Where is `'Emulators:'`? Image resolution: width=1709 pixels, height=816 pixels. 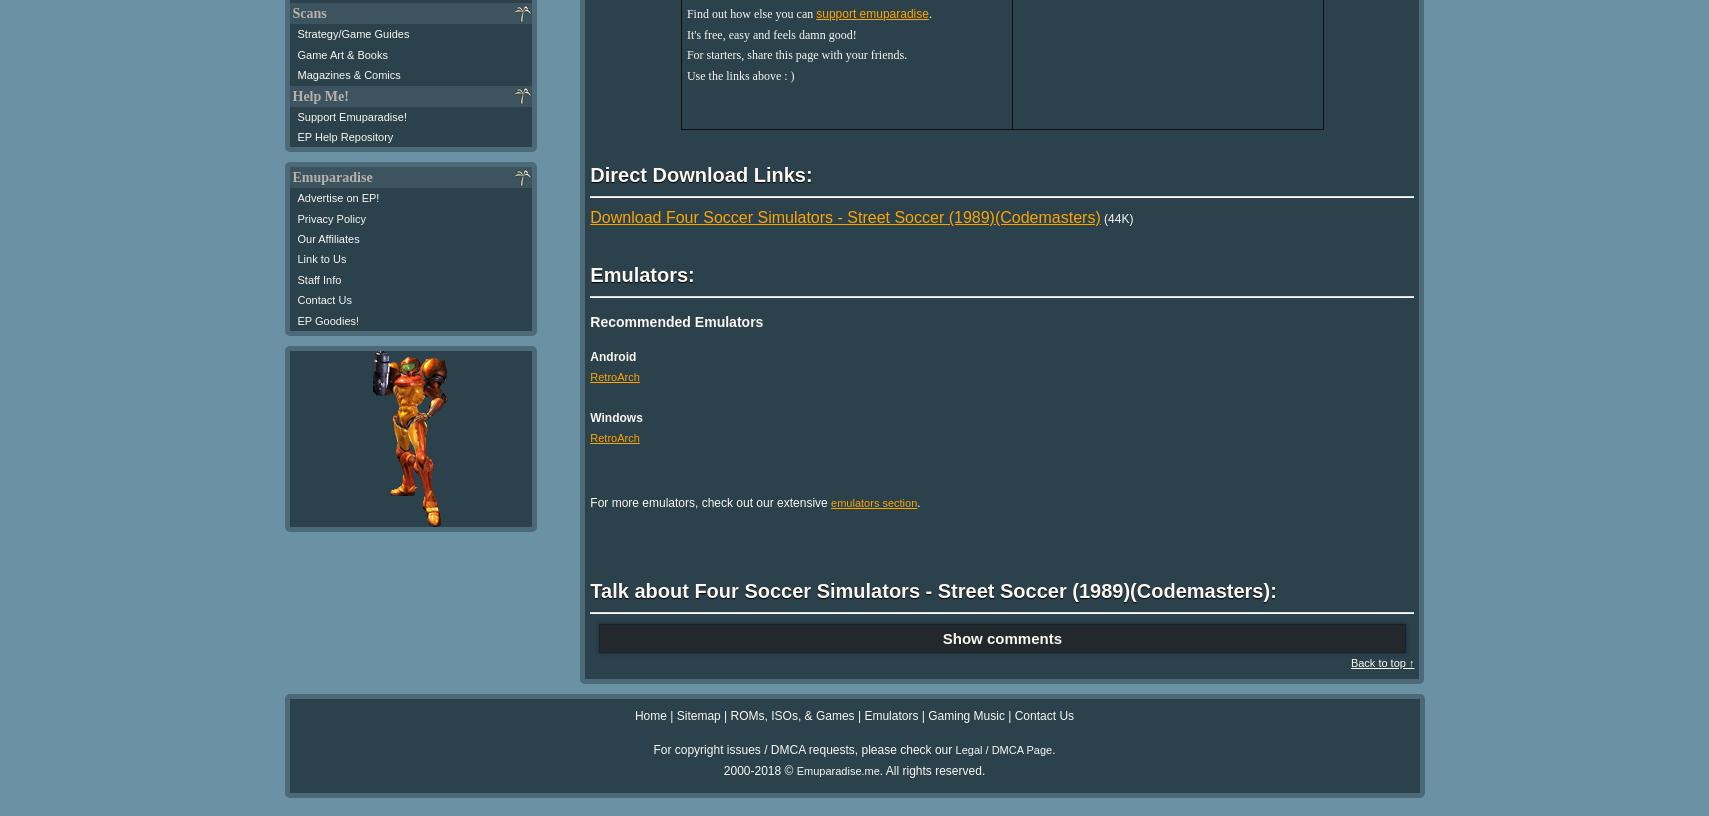 'Emulators:' is located at coordinates (641, 273).